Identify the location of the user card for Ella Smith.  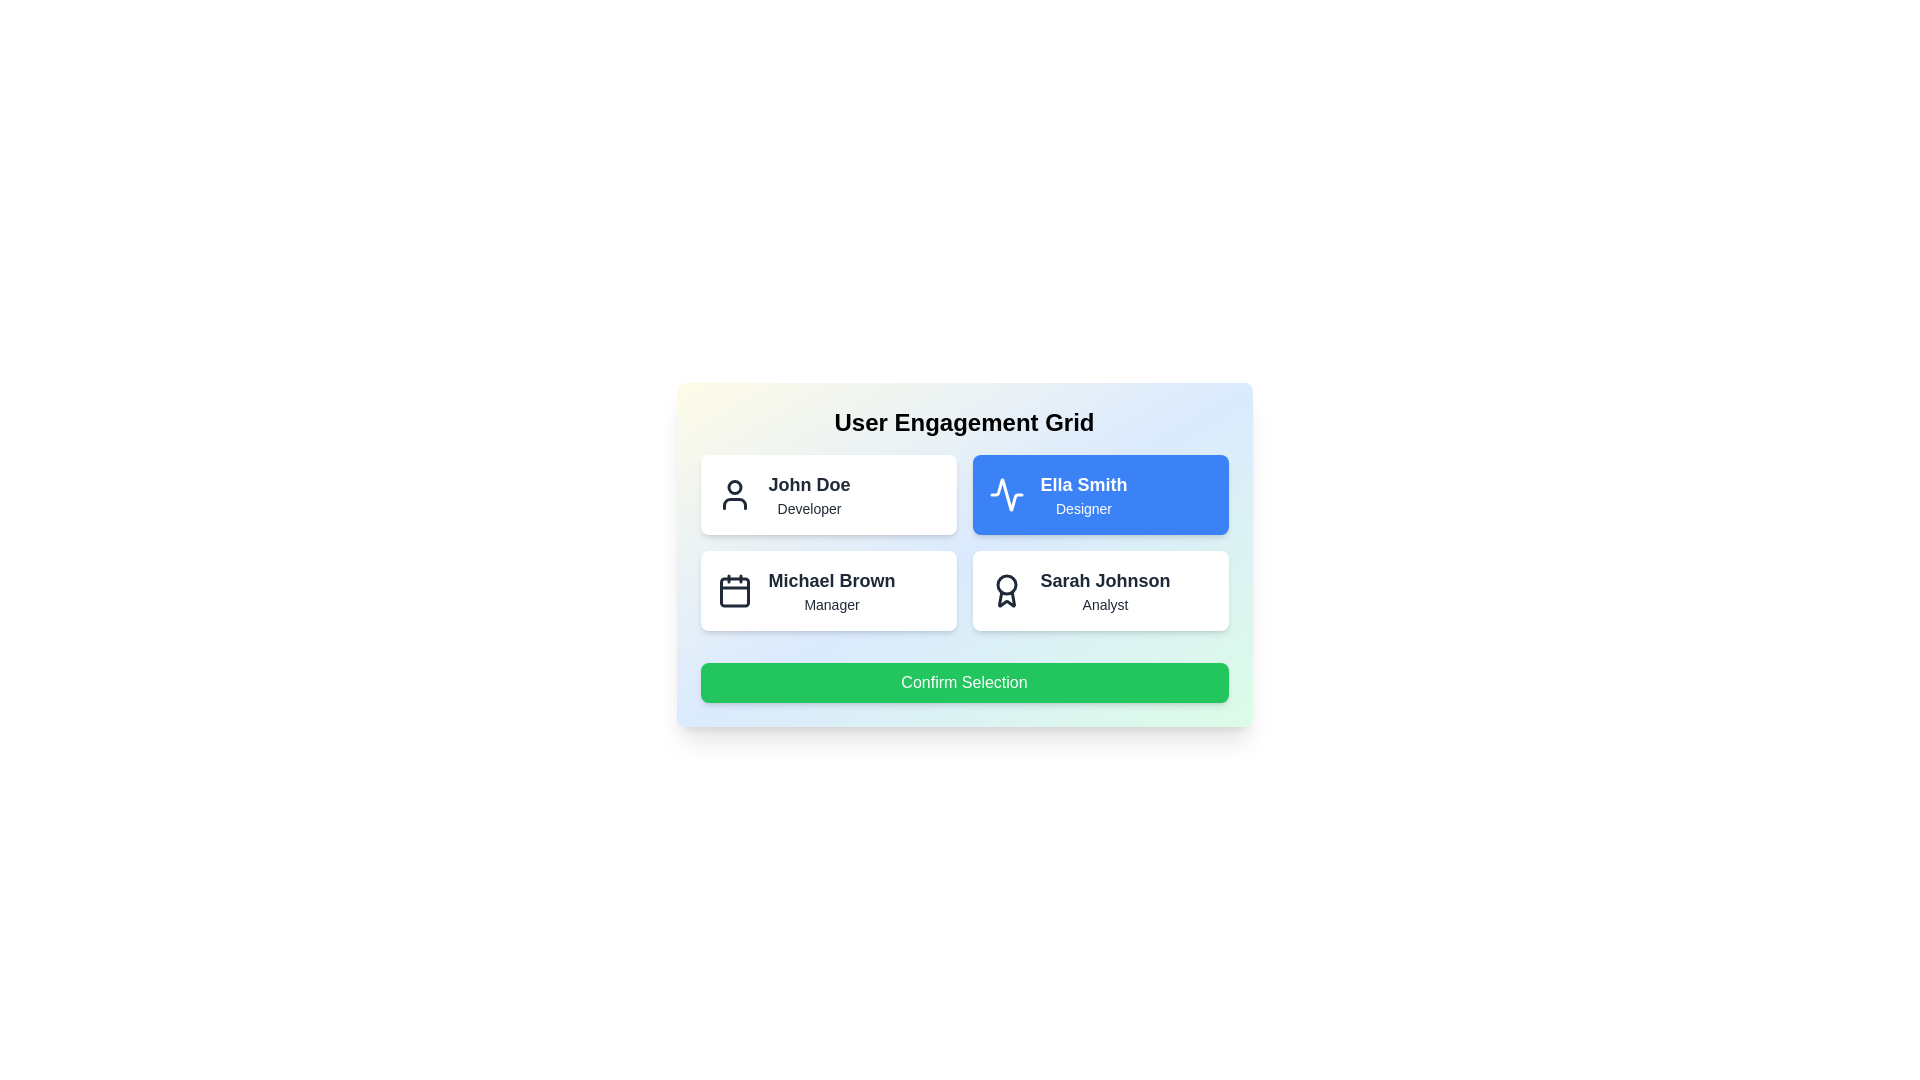
(1099, 494).